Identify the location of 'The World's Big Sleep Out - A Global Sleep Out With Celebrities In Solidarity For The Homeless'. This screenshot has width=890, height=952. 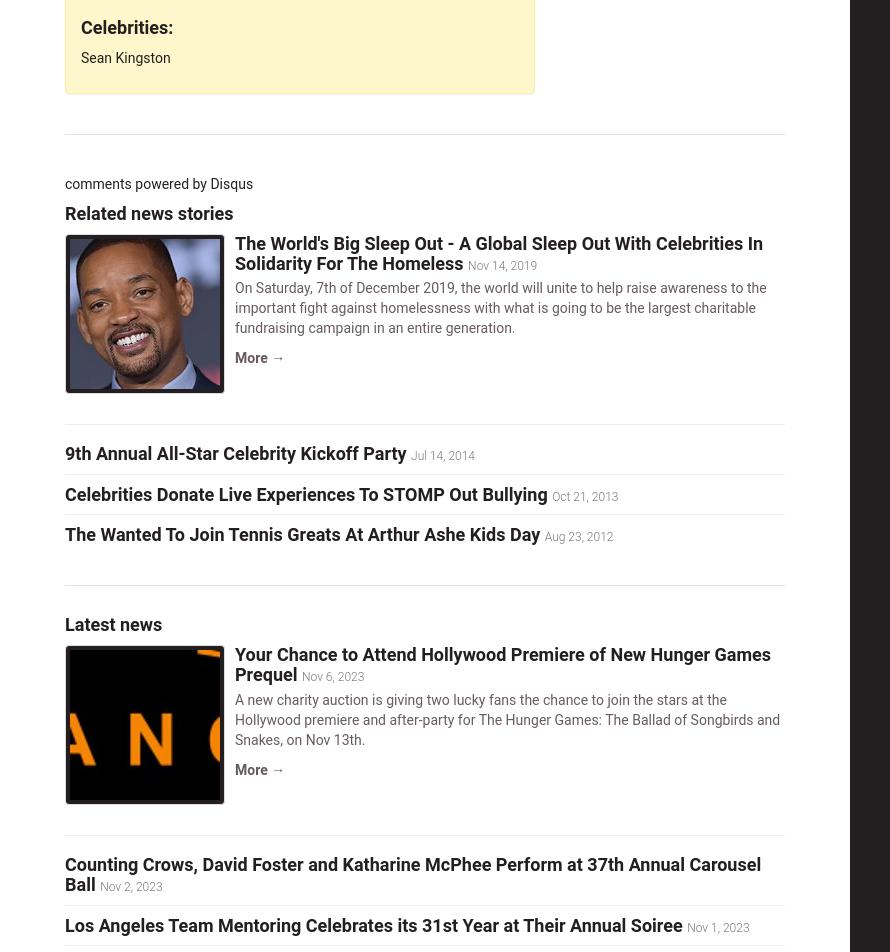
(499, 252).